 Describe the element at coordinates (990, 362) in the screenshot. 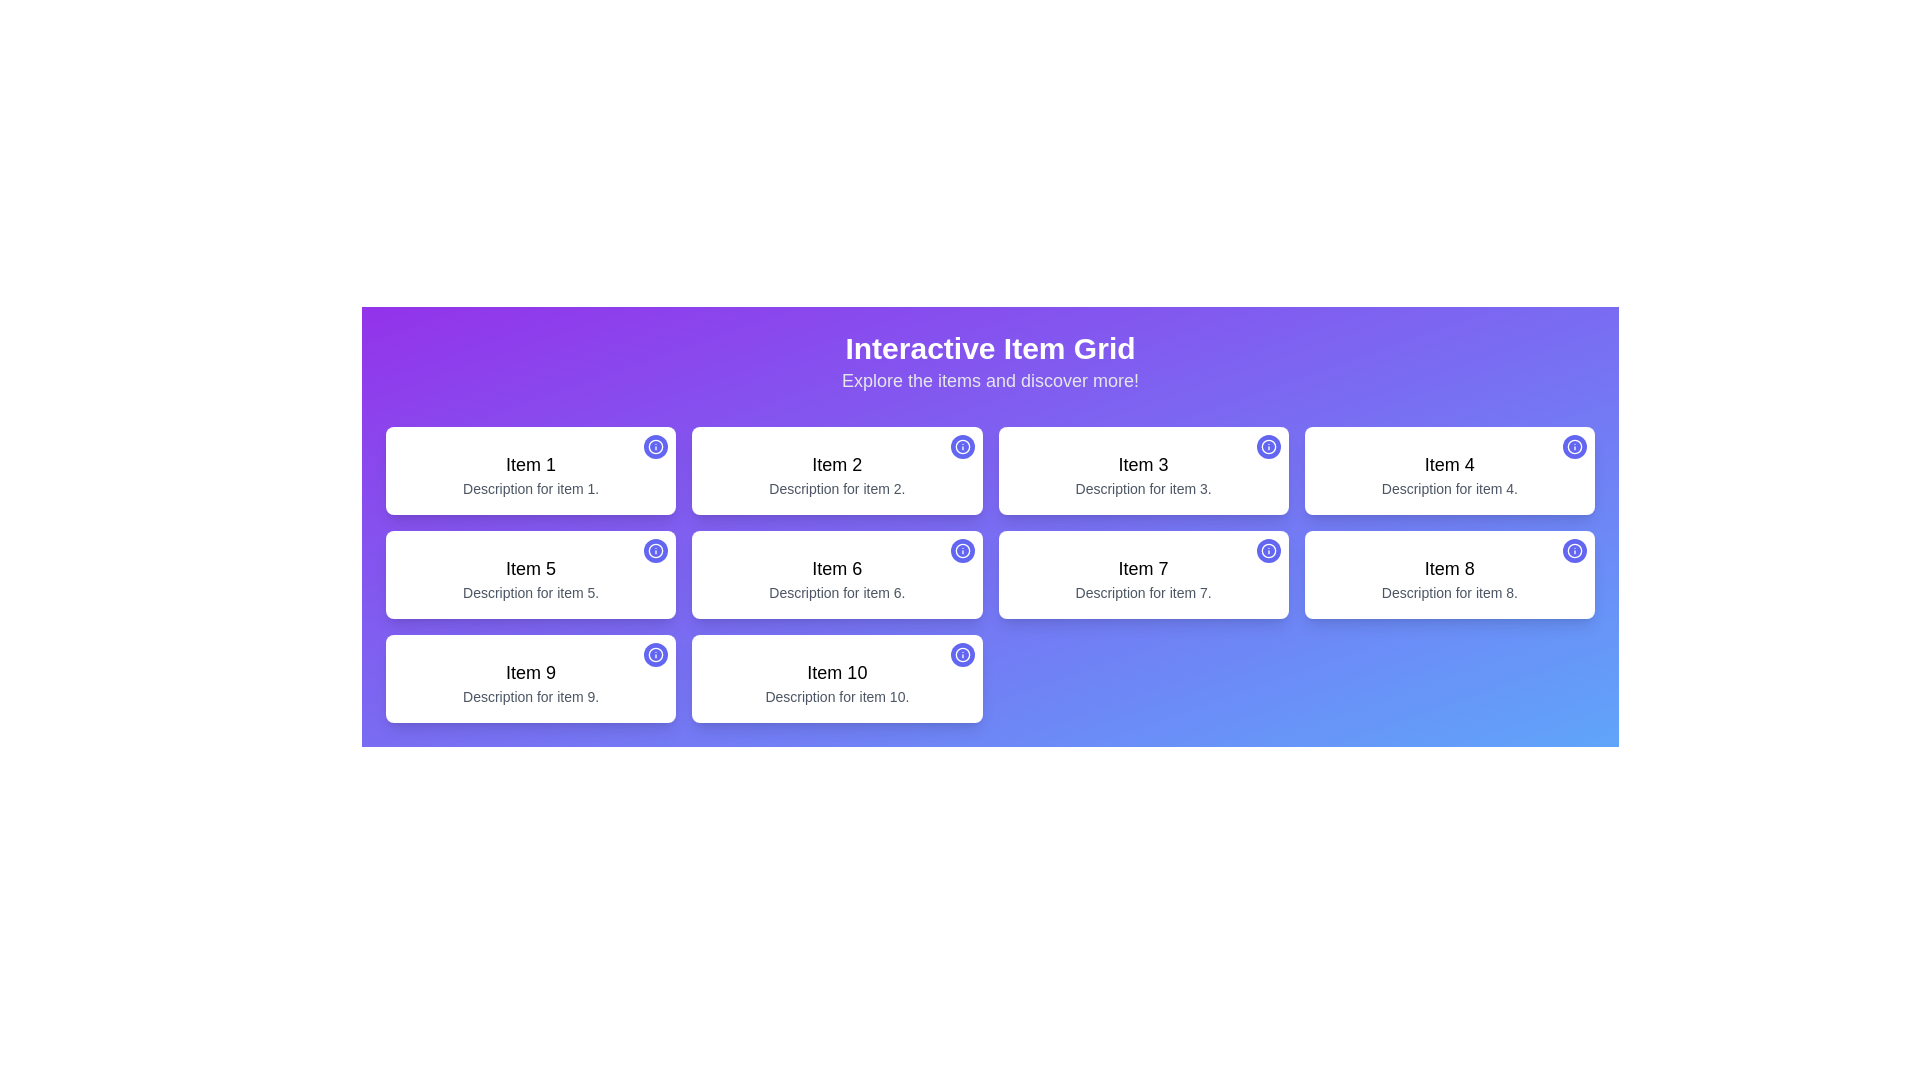

I see `the Text header titled 'Interactive Item Grid' with the subtitle 'Explore the items and discover more!' located at the center of the header section` at that location.